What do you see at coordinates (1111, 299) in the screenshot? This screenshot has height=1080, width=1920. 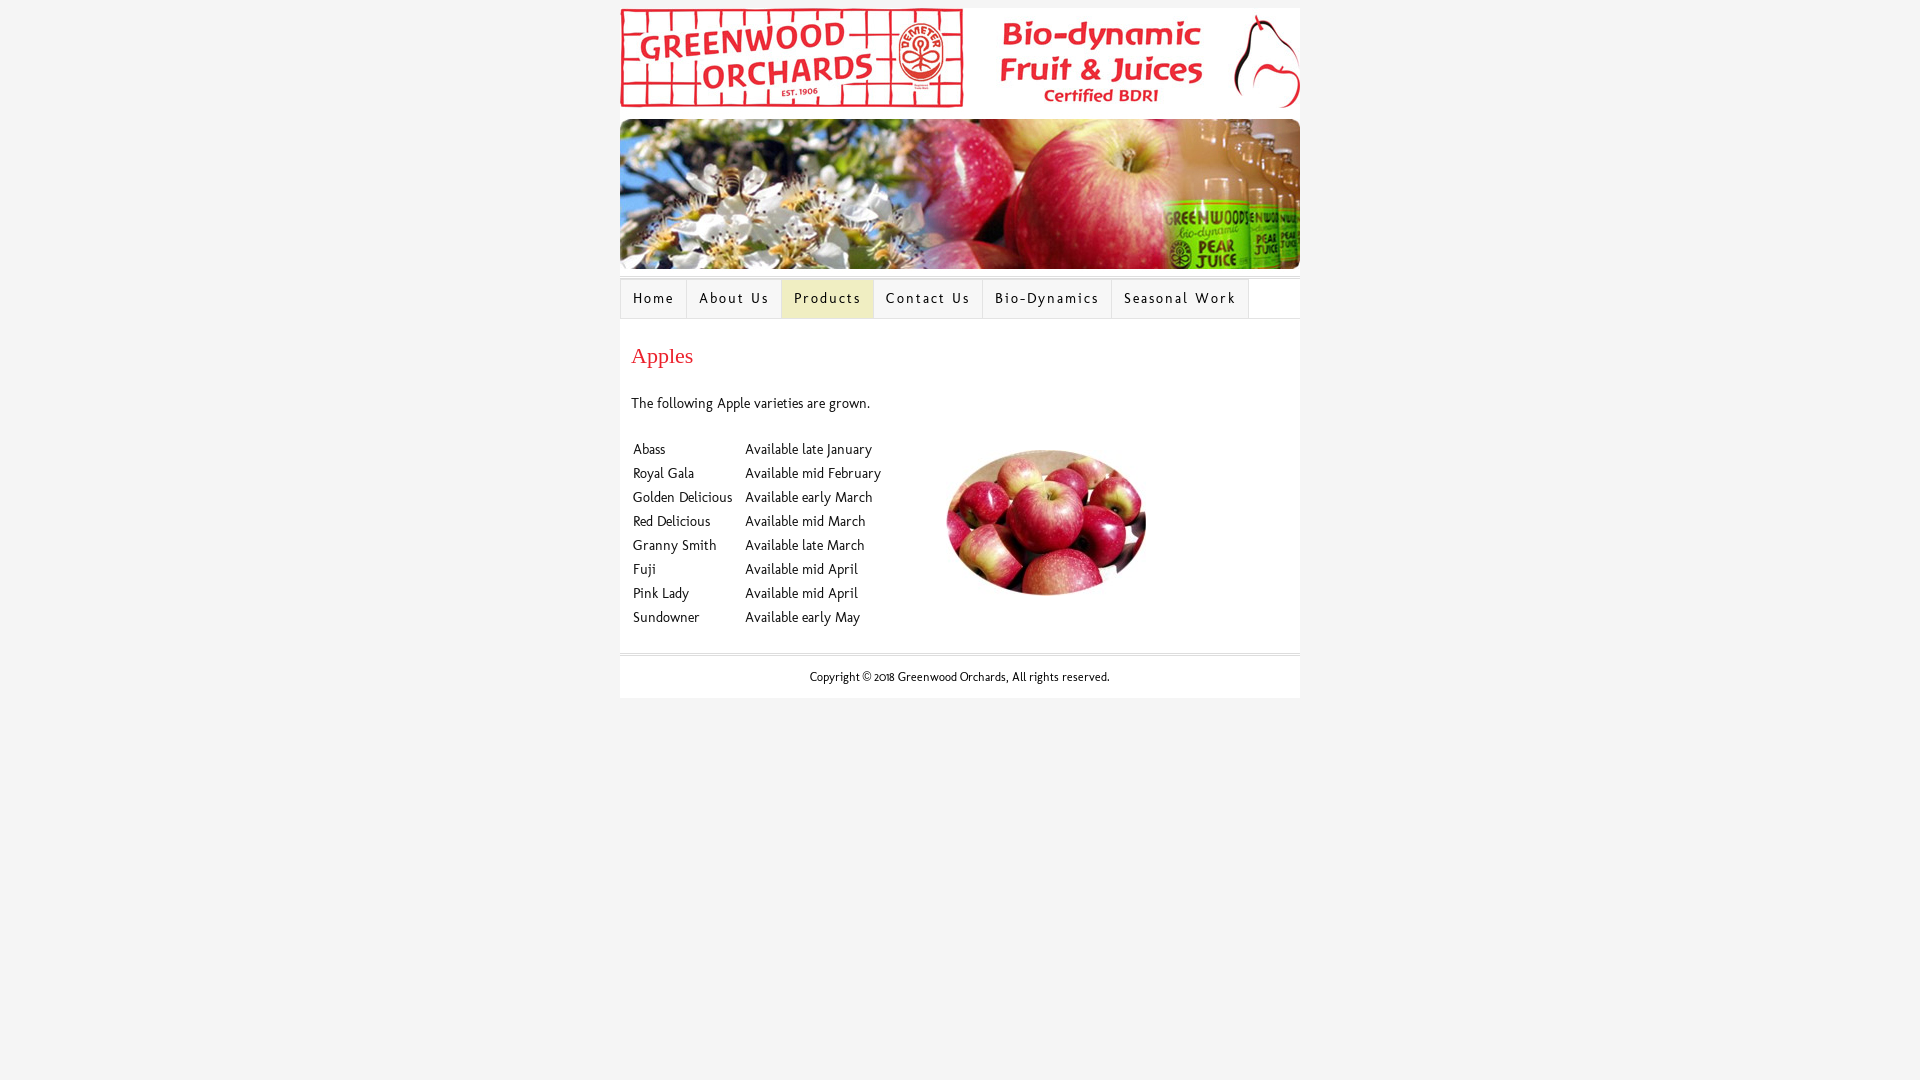 I see `'Seasonal Work'` at bounding box center [1111, 299].